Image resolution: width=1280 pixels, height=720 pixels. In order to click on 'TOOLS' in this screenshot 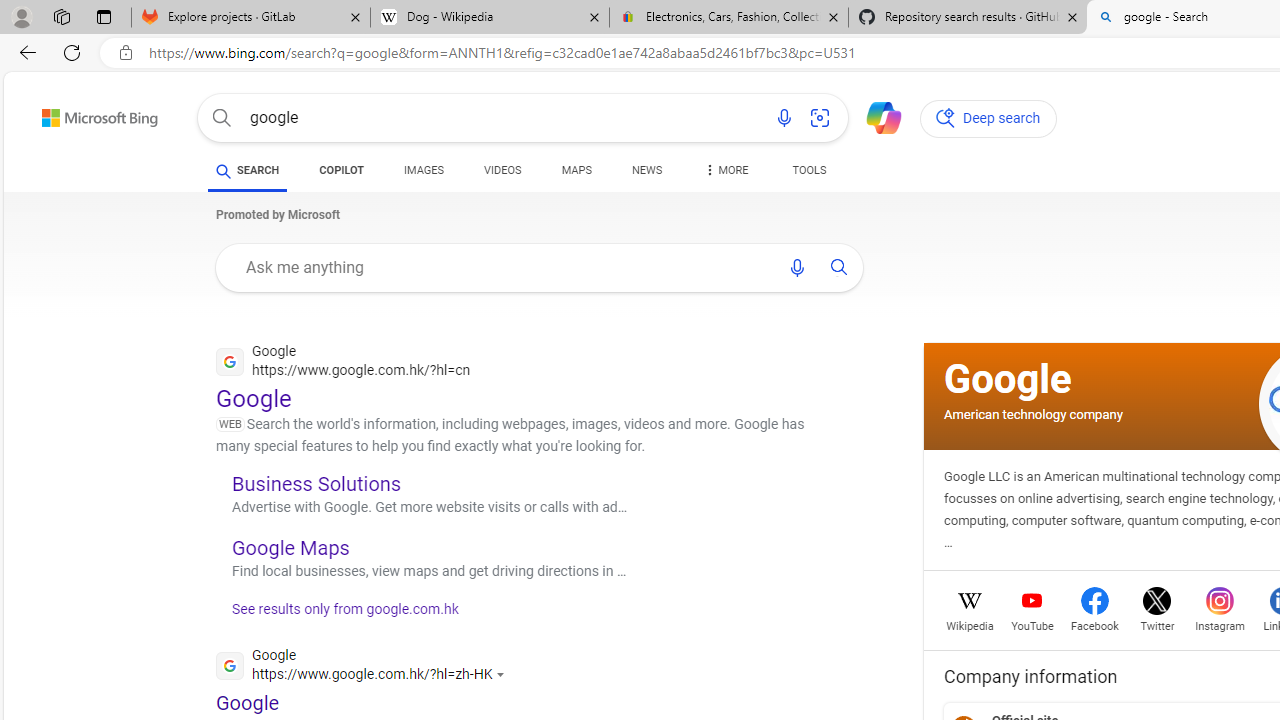, I will do `click(808, 172)`.